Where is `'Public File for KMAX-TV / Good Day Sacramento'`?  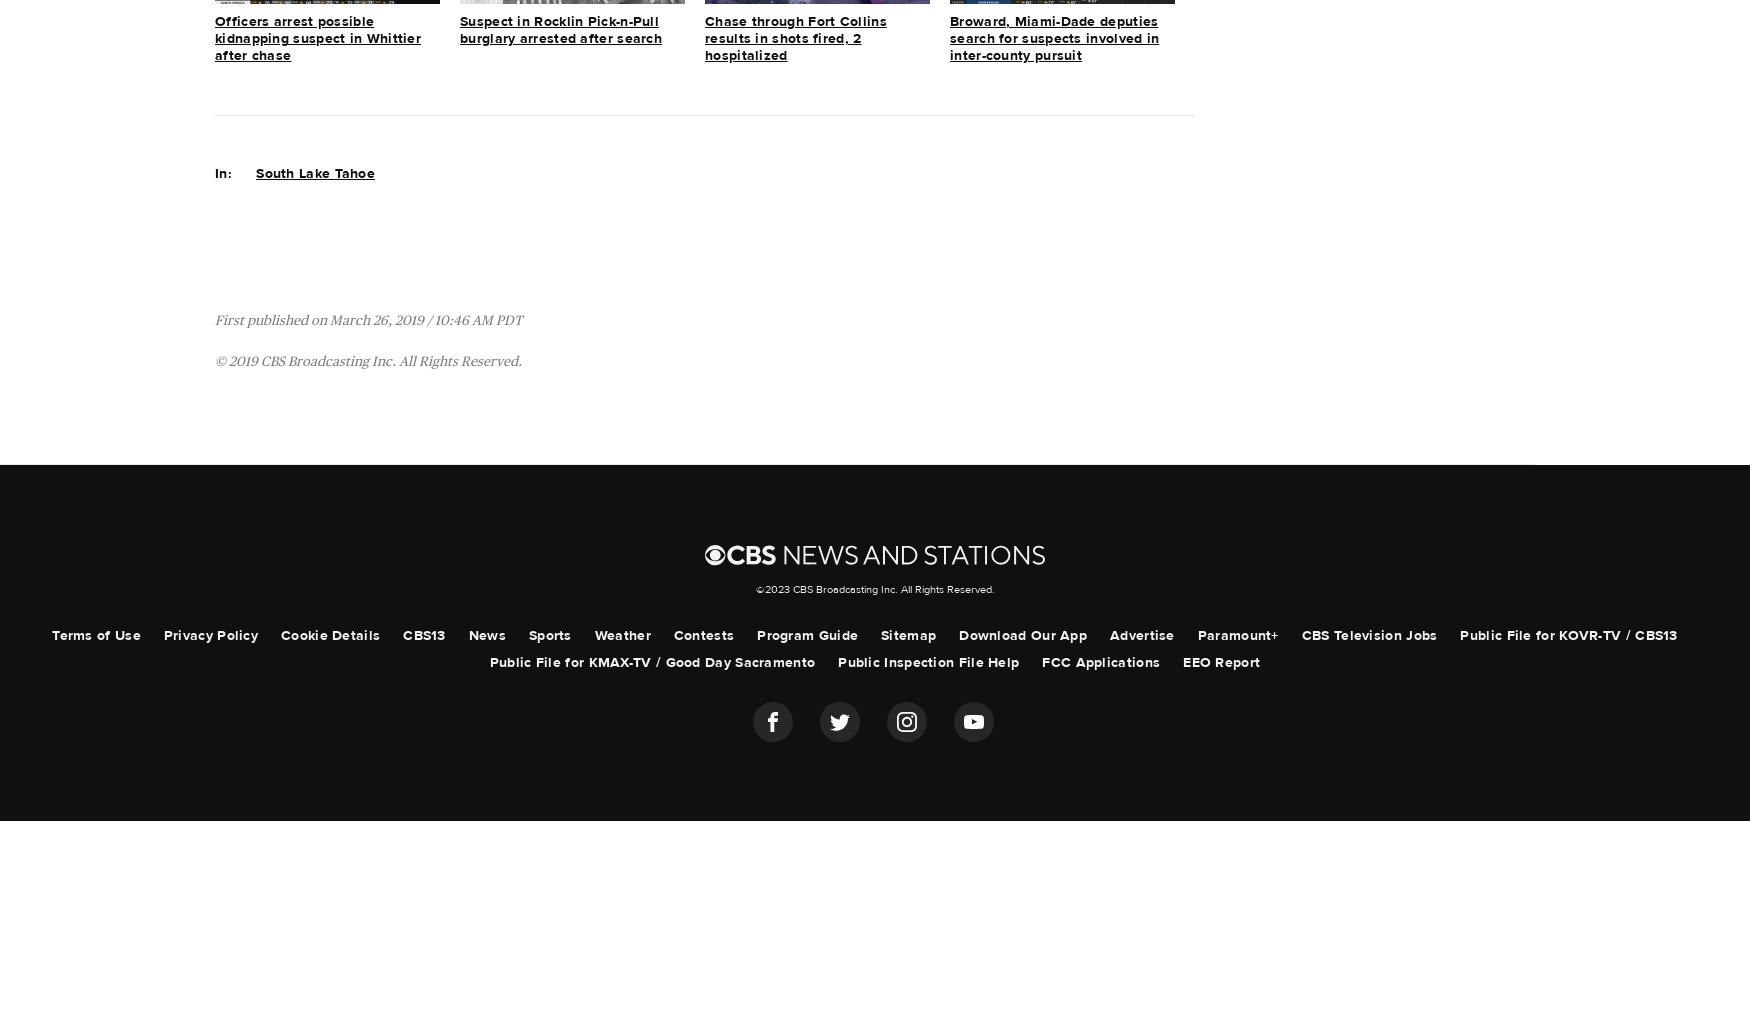 'Public File for KMAX-TV / Good Day Sacramento' is located at coordinates (488, 662).